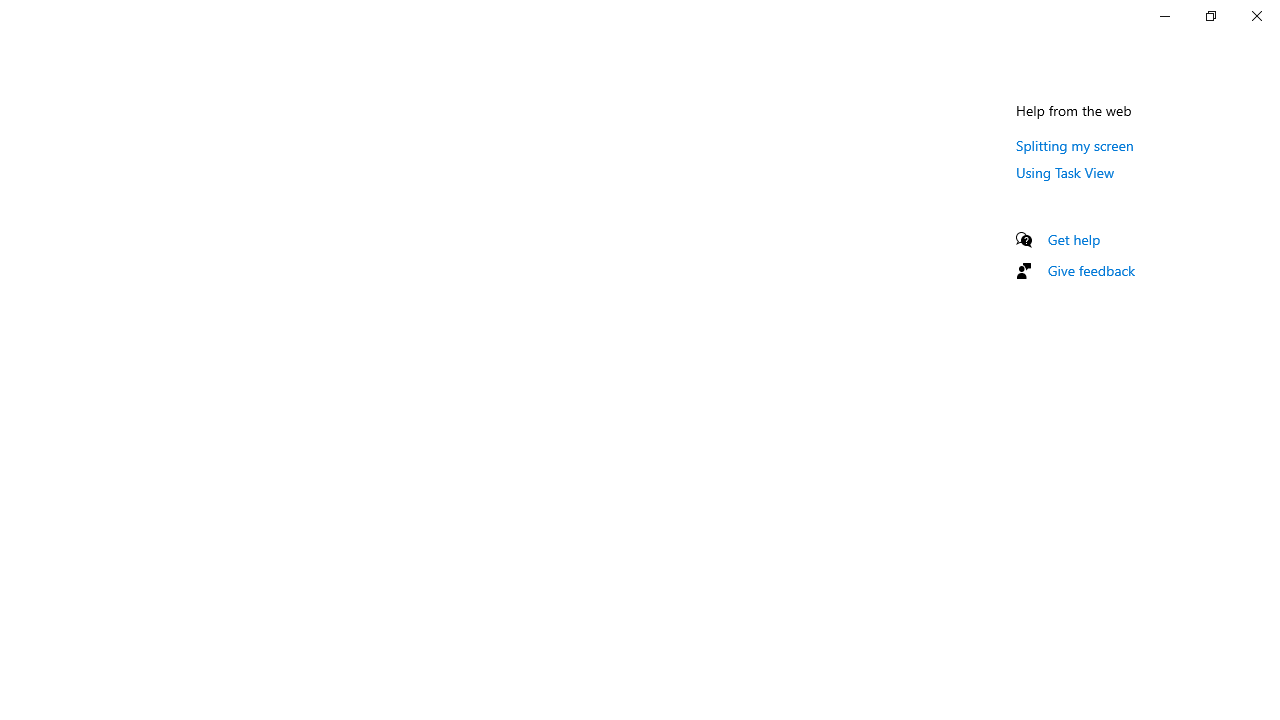 This screenshot has height=720, width=1280. Describe the element at coordinates (1074, 144) in the screenshot. I see `'Splitting my screen'` at that location.